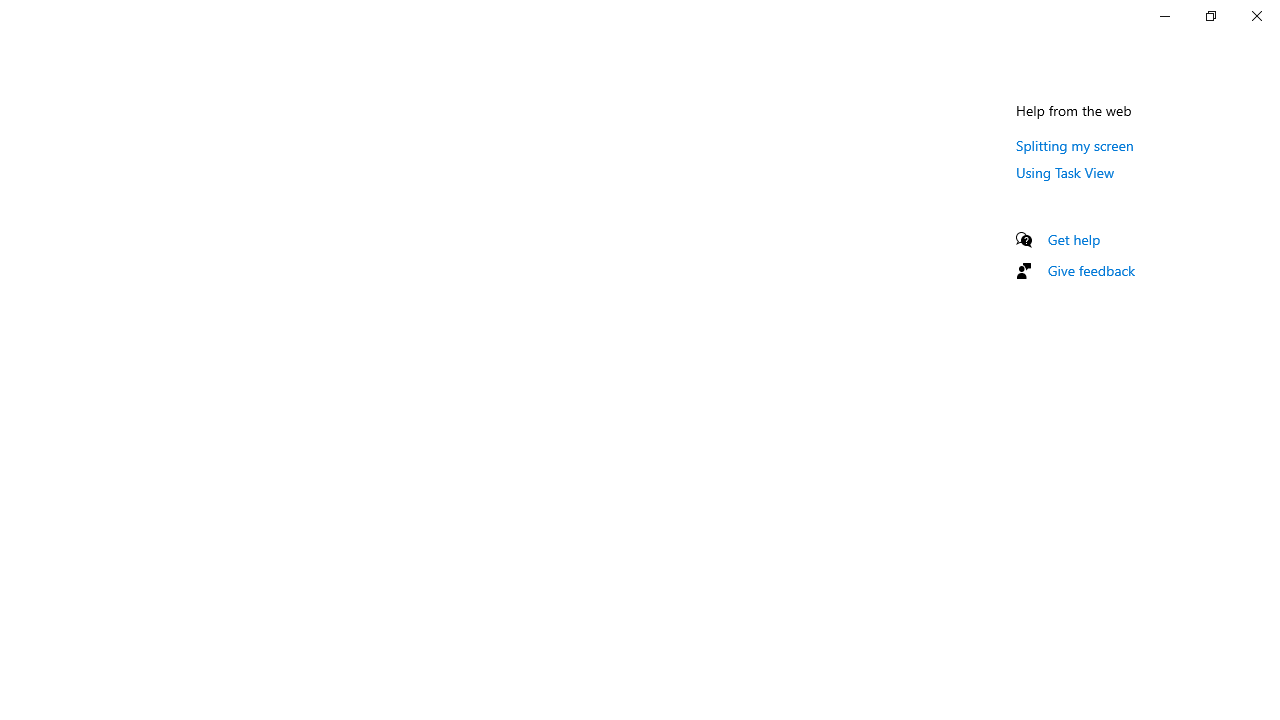 This screenshot has height=720, width=1280. Describe the element at coordinates (1074, 144) in the screenshot. I see `'Splitting my screen'` at that location.